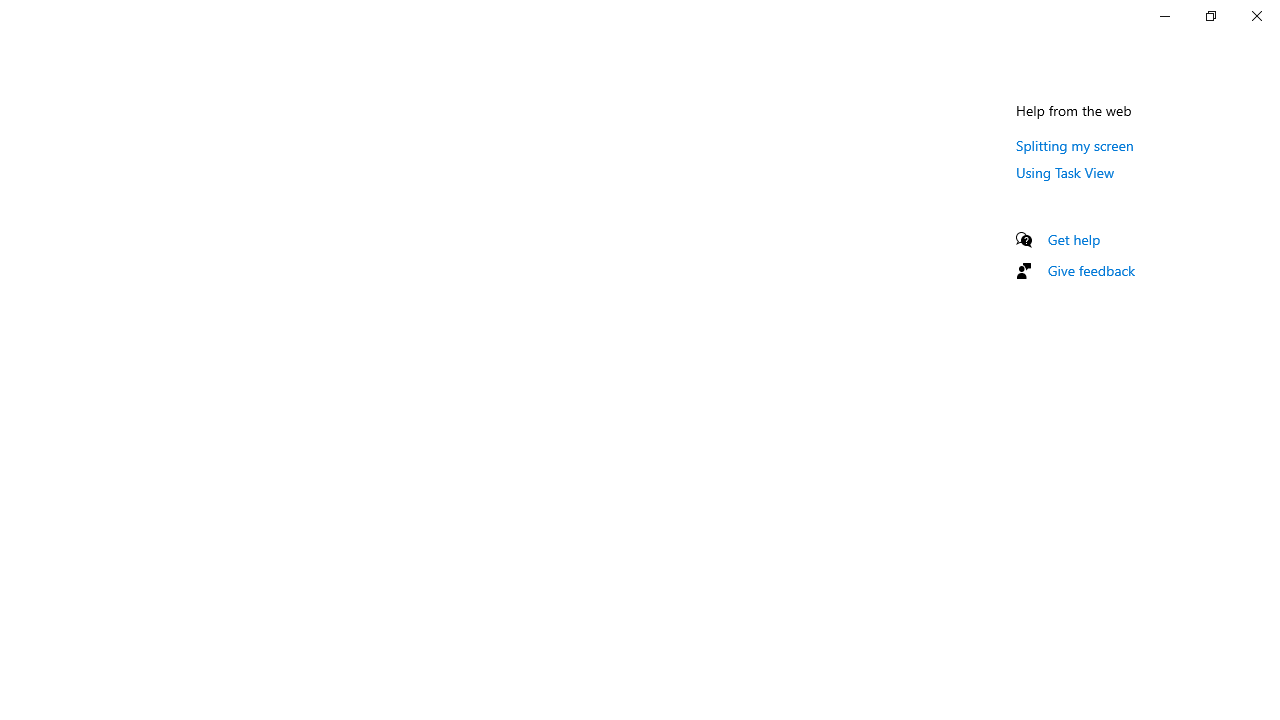 This screenshot has height=720, width=1280. Describe the element at coordinates (1074, 144) in the screenshot. I see `'Splitting my screen'` at that location.